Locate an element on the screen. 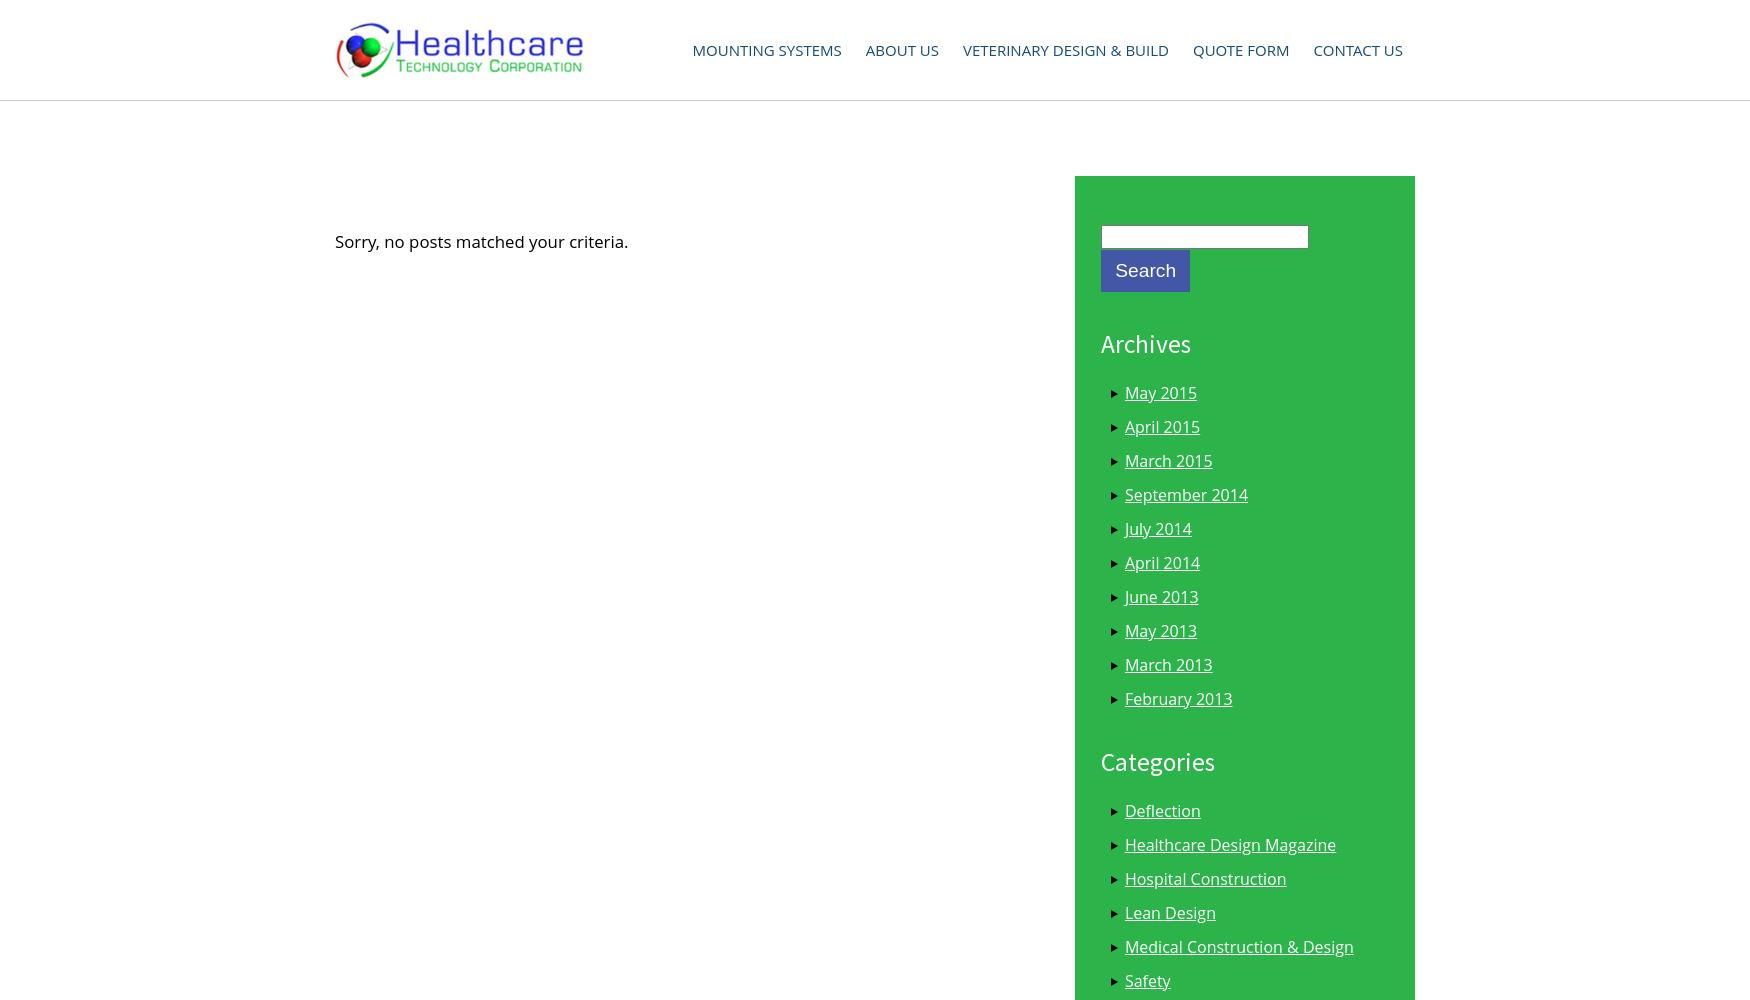 This screenshot has height=1000, width=1750. 'Hospital Construction' is located at coordinates (1124, 878).